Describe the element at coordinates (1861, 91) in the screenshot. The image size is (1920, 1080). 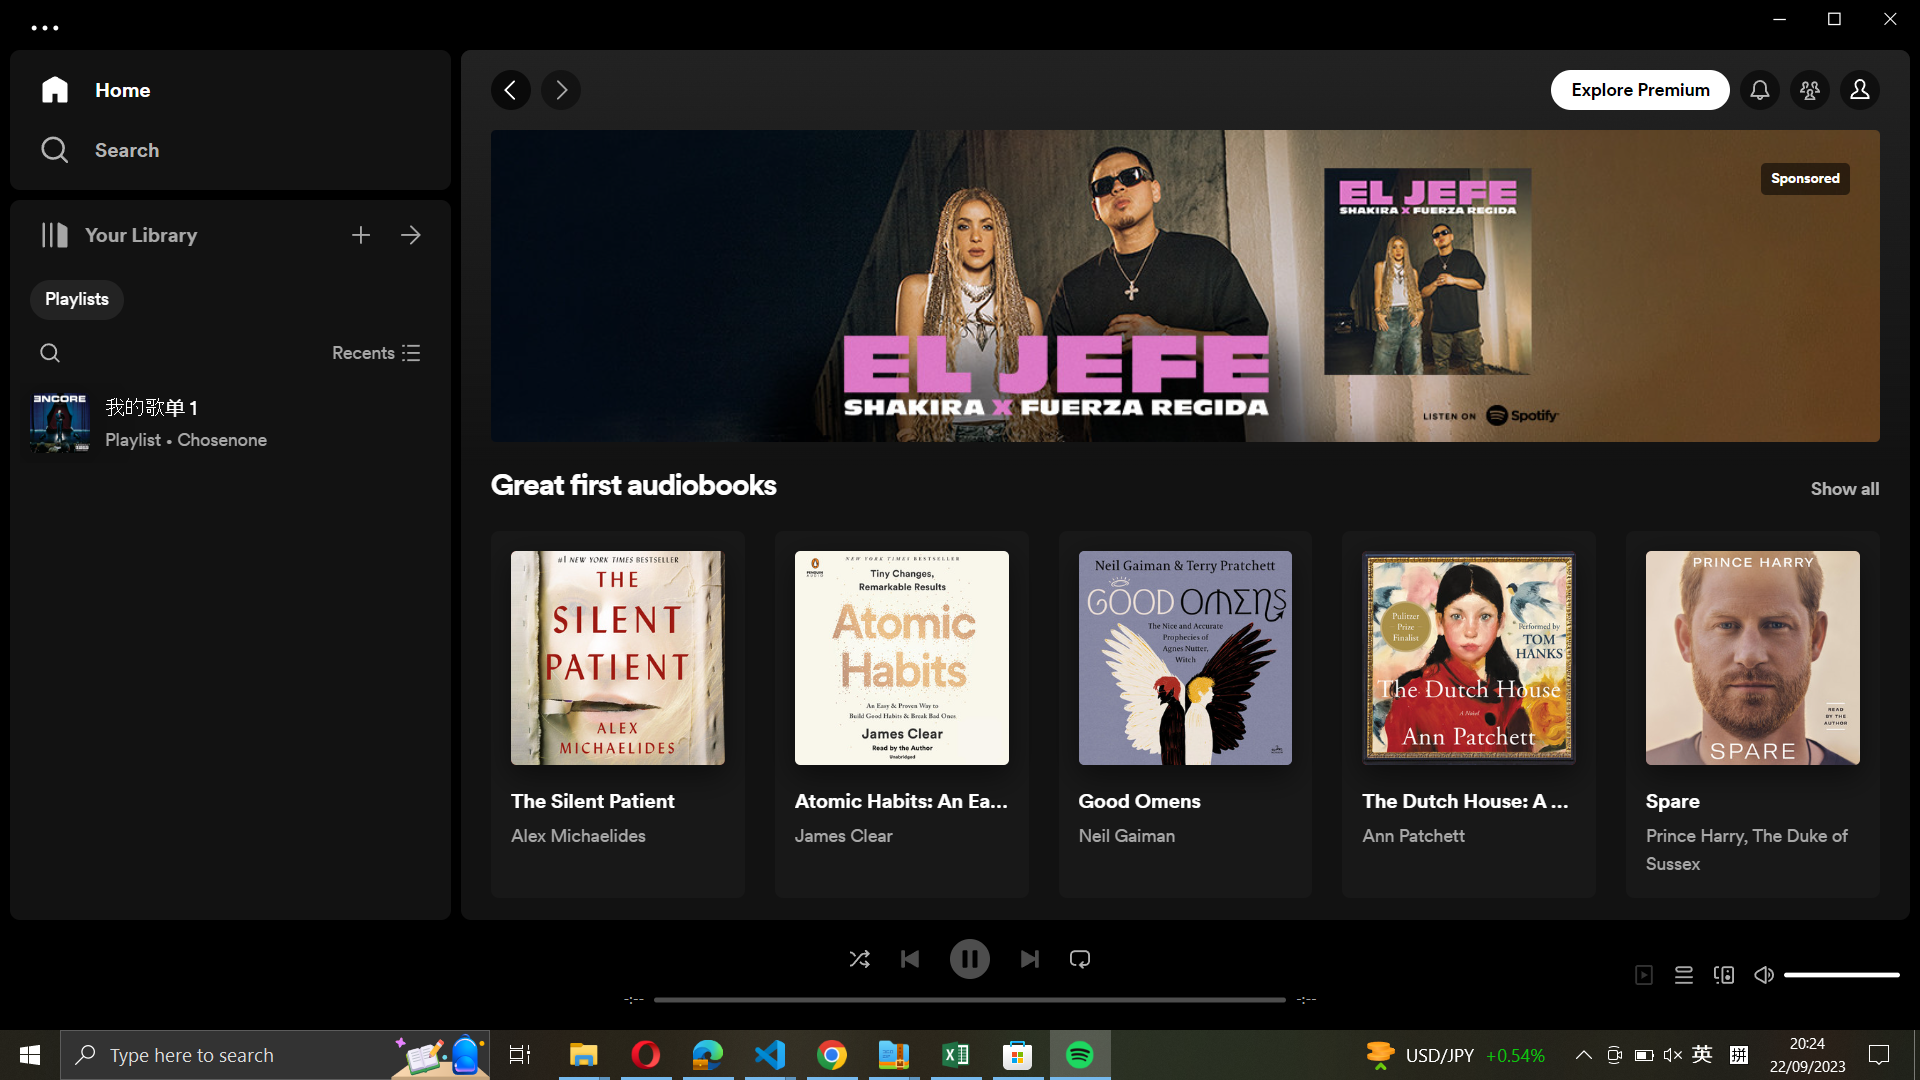
I see `the personalized account` at that location.